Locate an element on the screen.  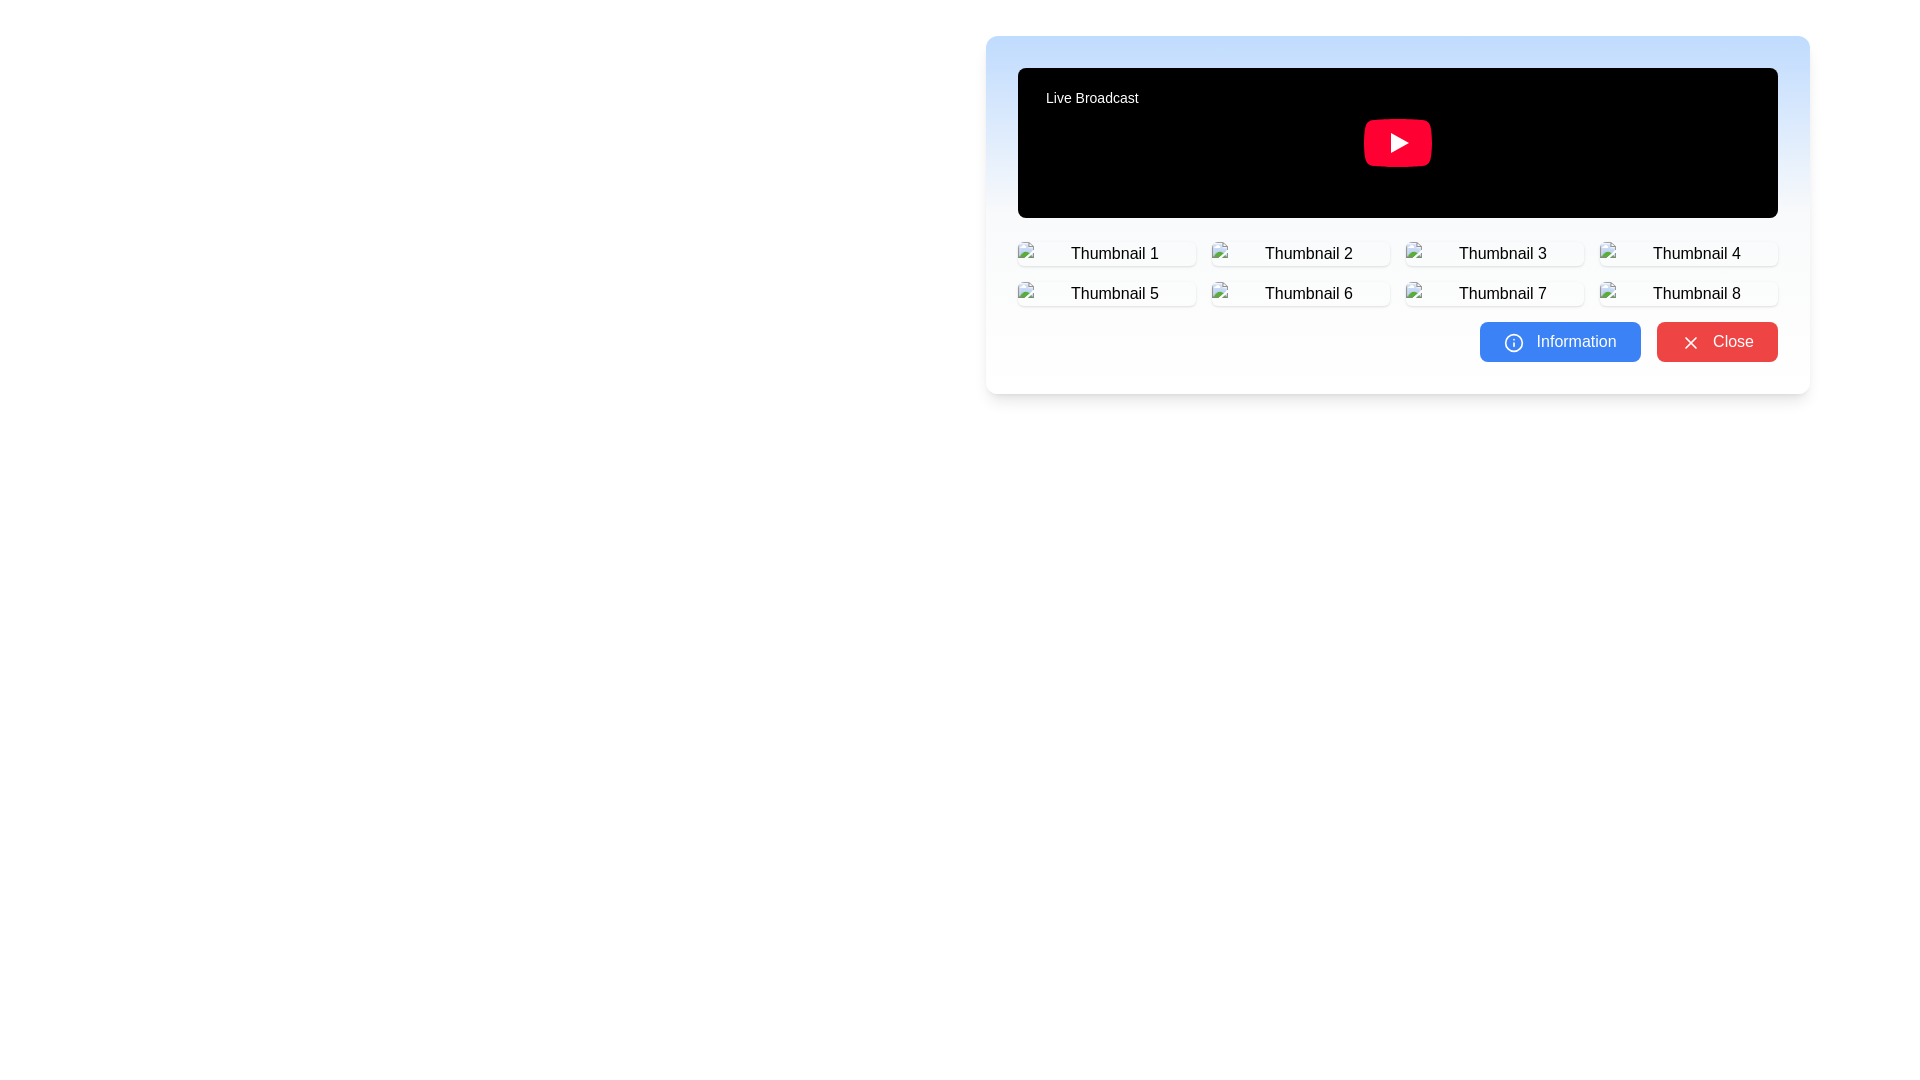
the leftmost button in the bottom-right section of the video and thumbnail UI display to activate the hover effect is located at coordinates (1559, 341).